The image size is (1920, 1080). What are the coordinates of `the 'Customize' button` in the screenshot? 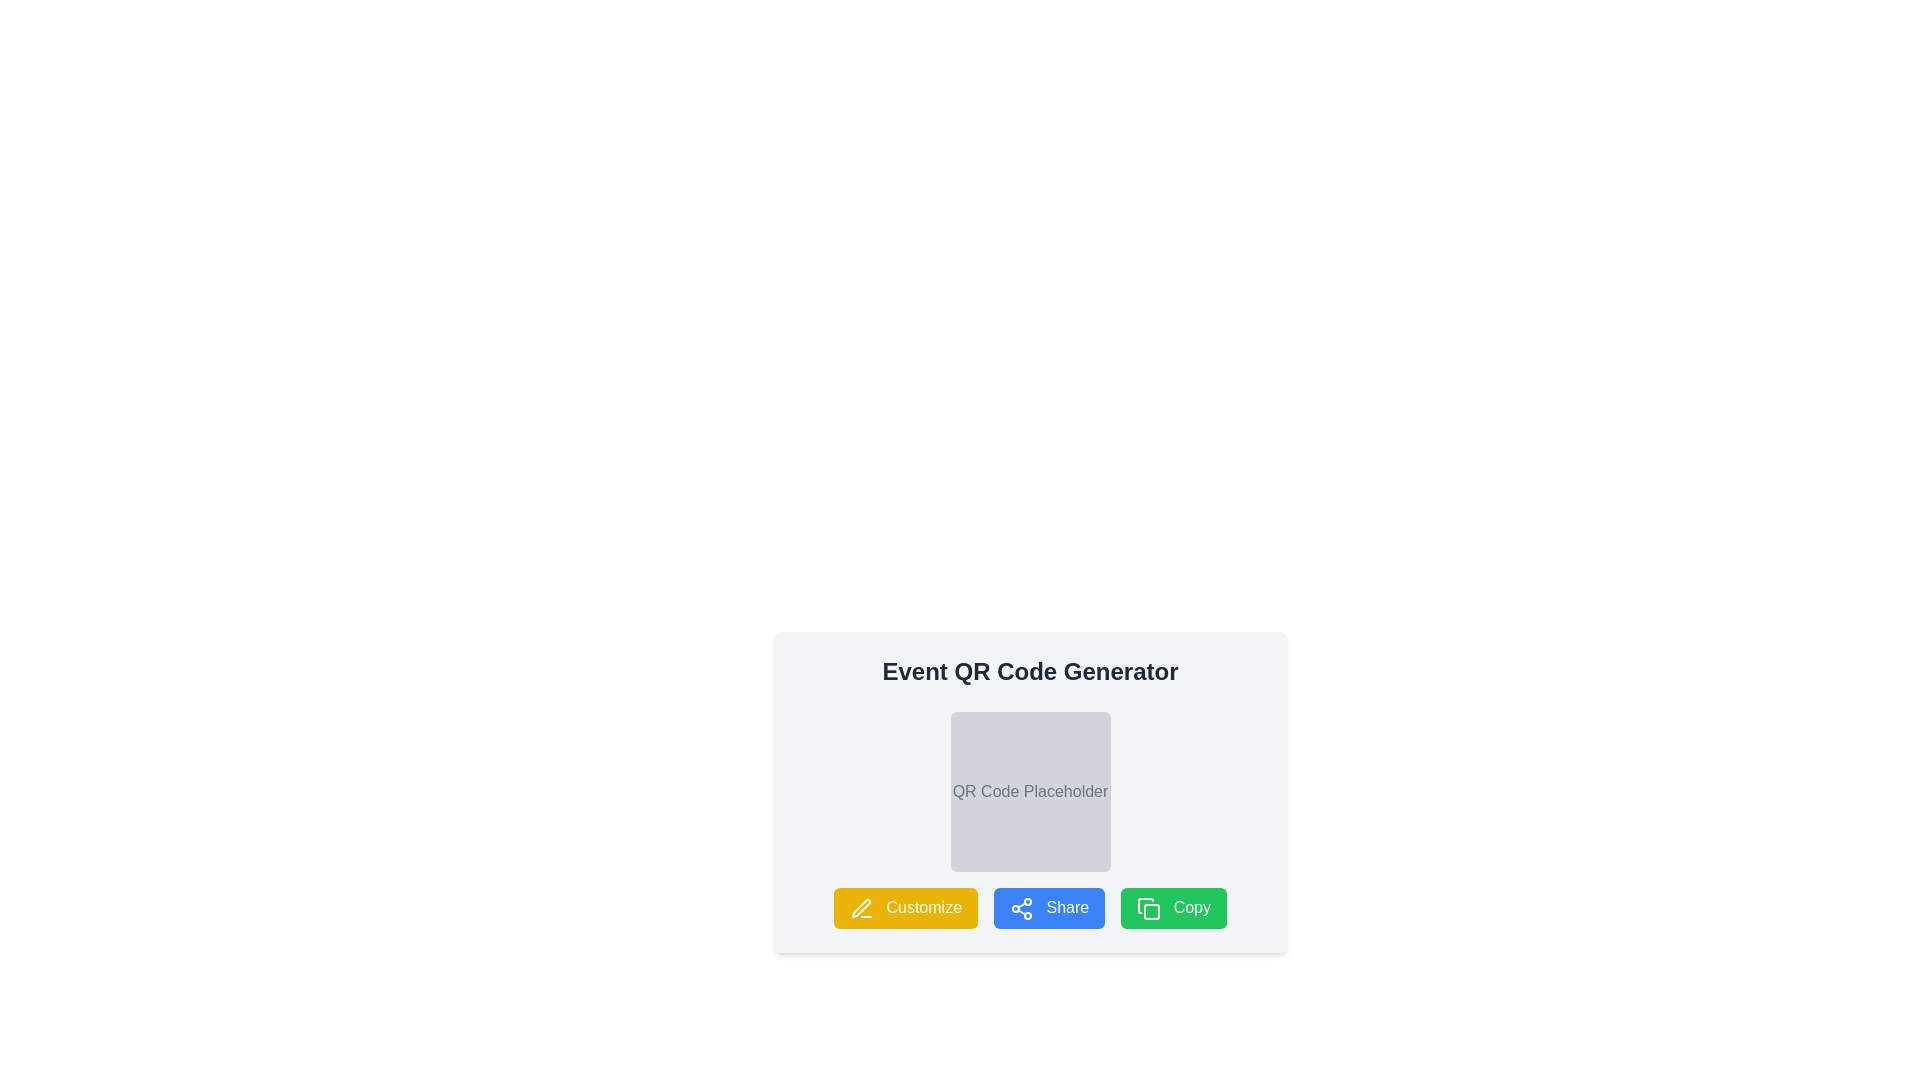 It's located at (862, 908).